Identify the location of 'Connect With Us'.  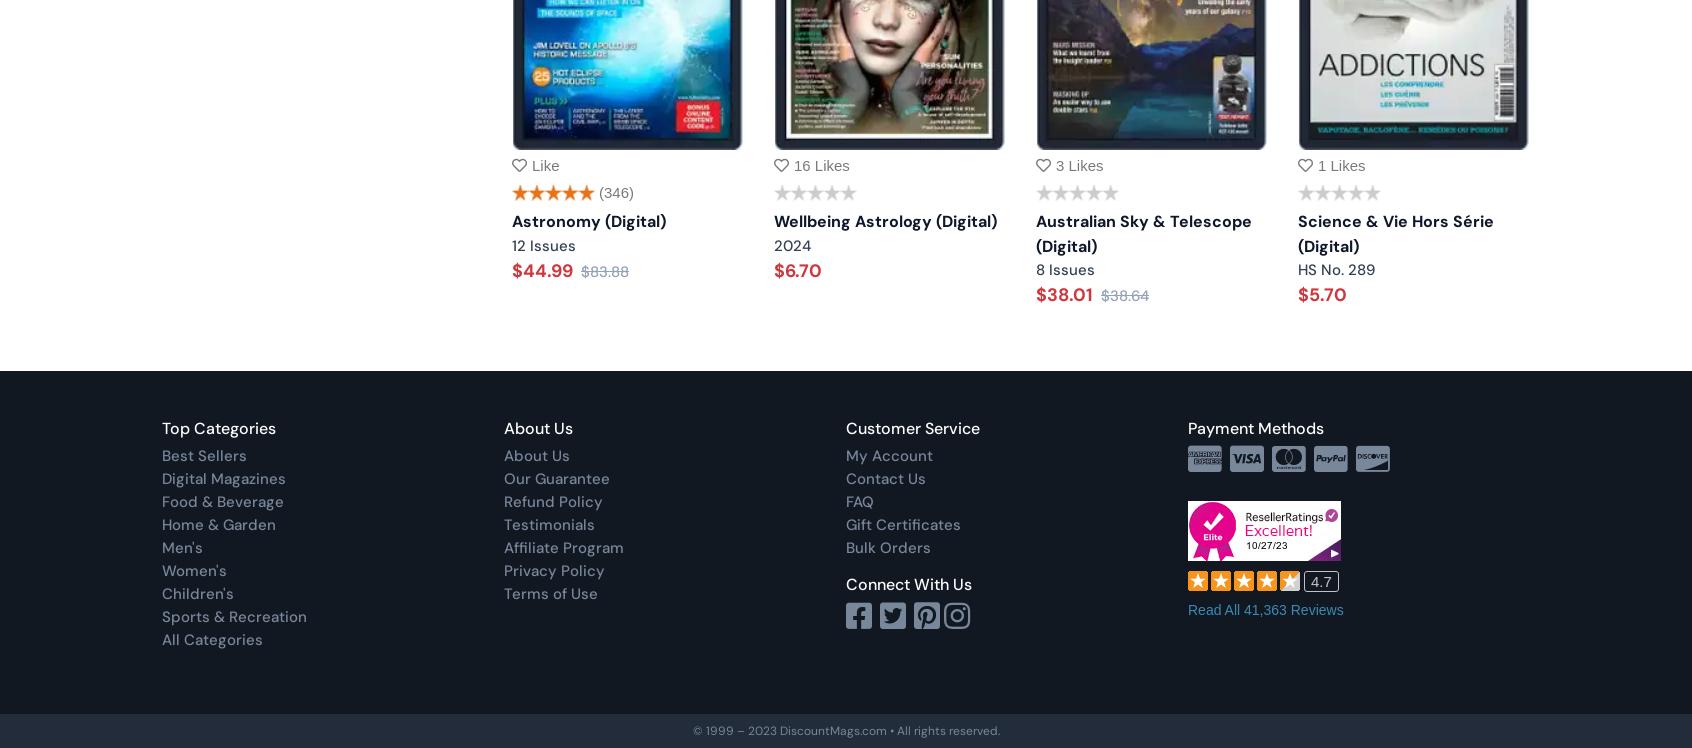
(907, 584).